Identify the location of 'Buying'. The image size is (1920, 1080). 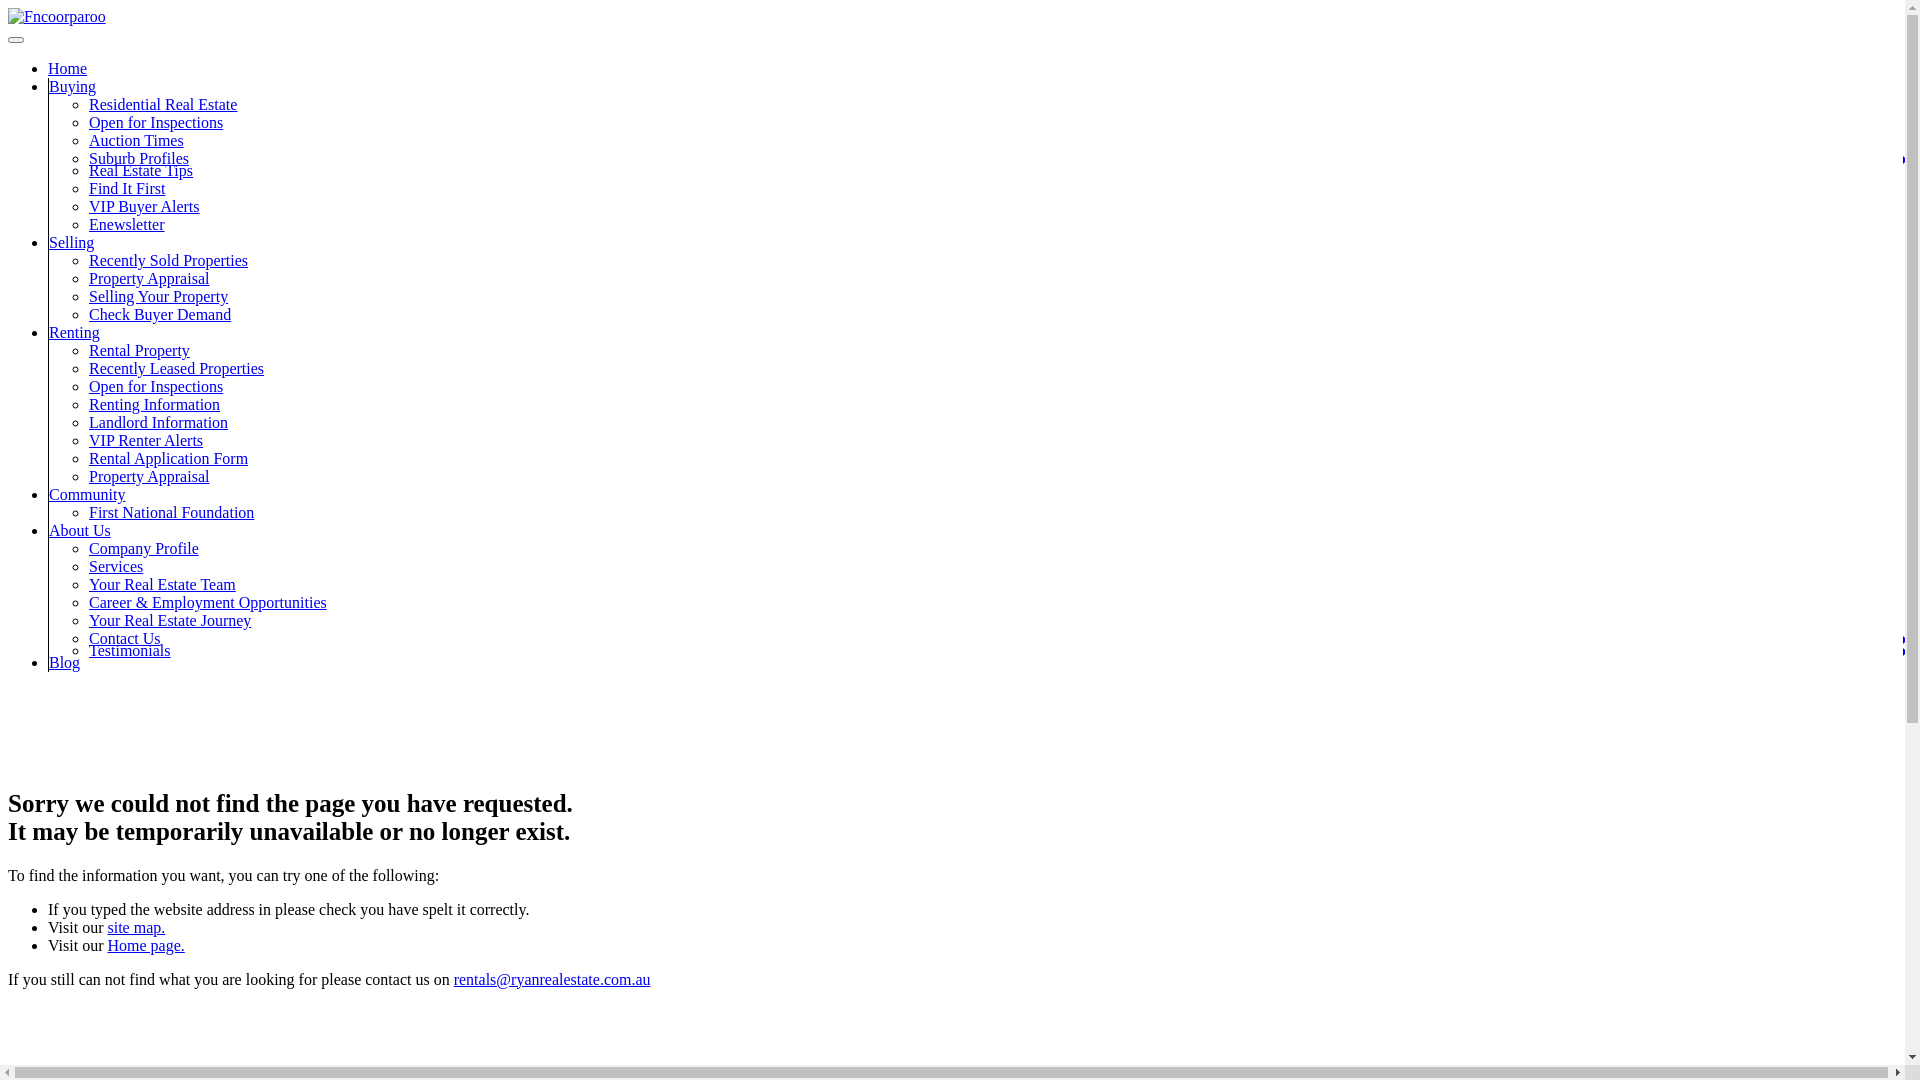
(72, 85).